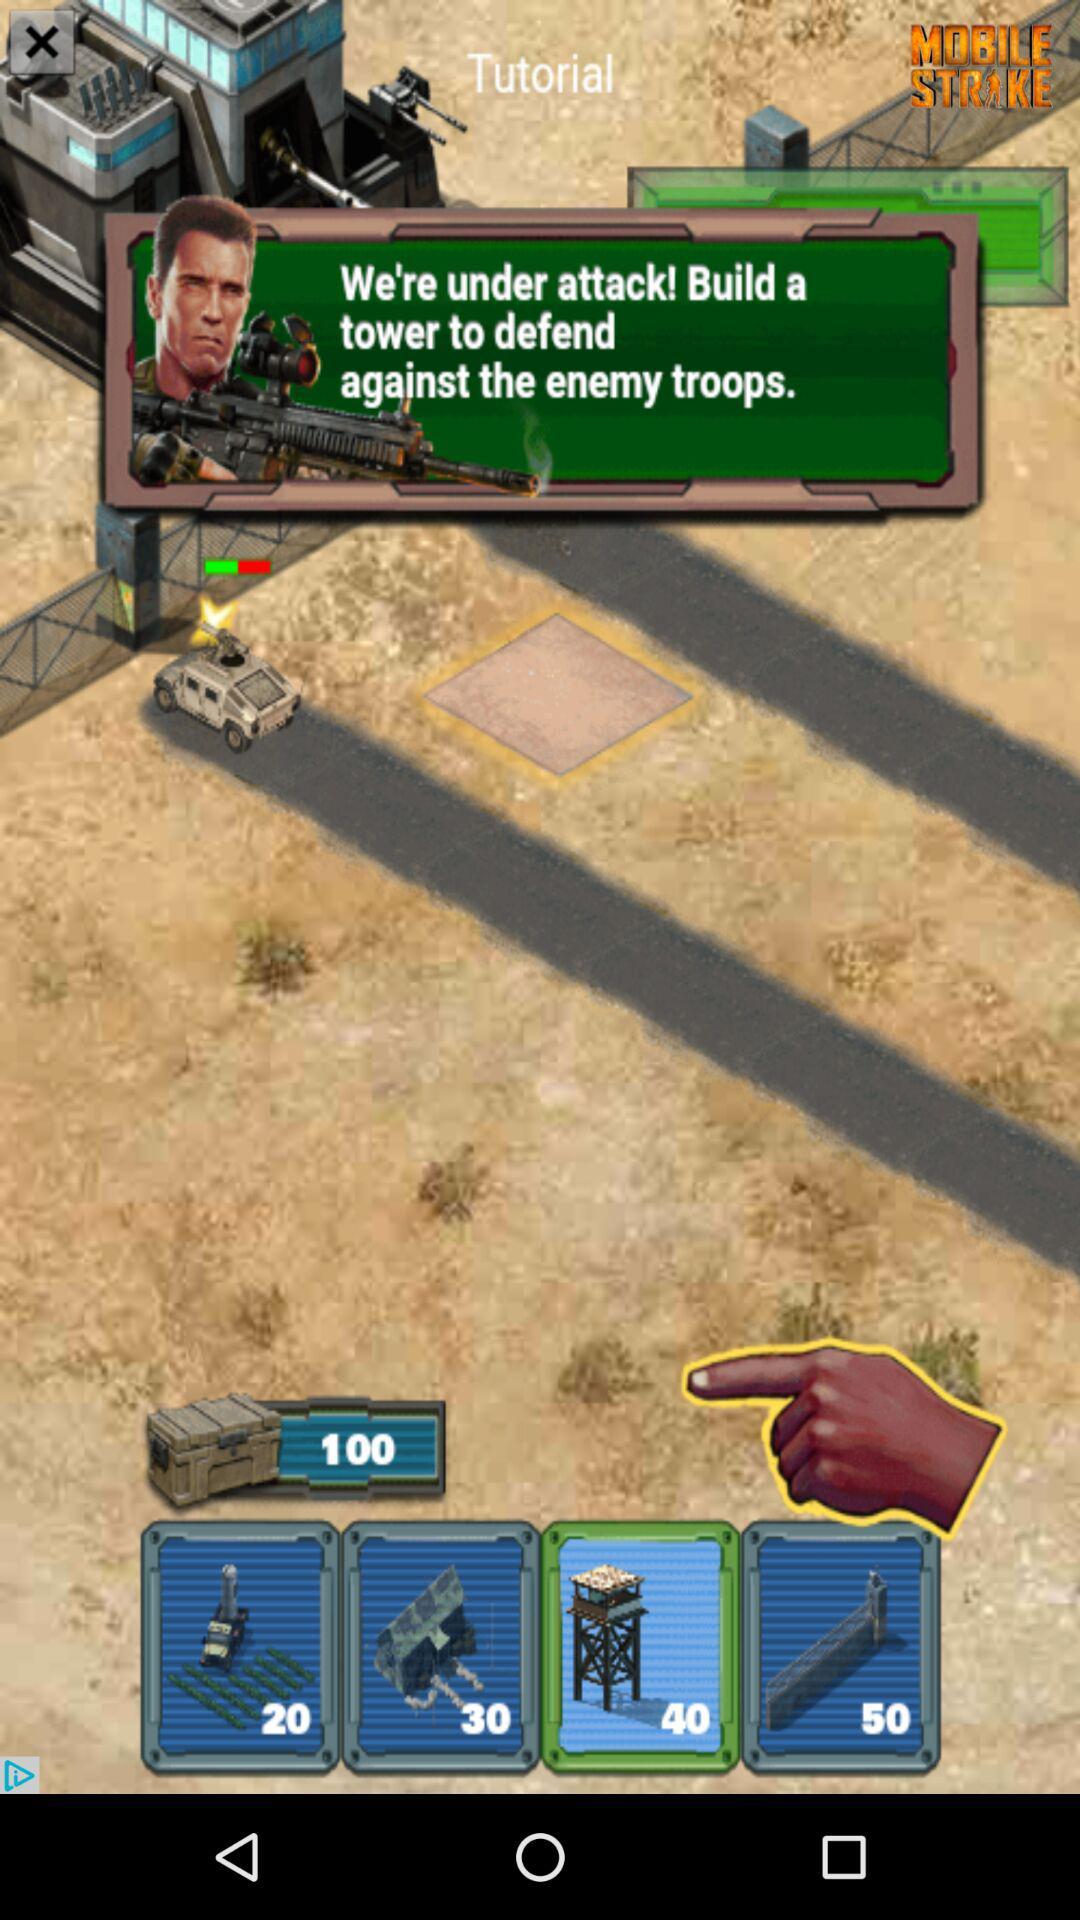 This screenshot has width=1080, height=1920. Describe the element at coordinates (42, 44) in the screenshot. I see `the close icon` at that location.